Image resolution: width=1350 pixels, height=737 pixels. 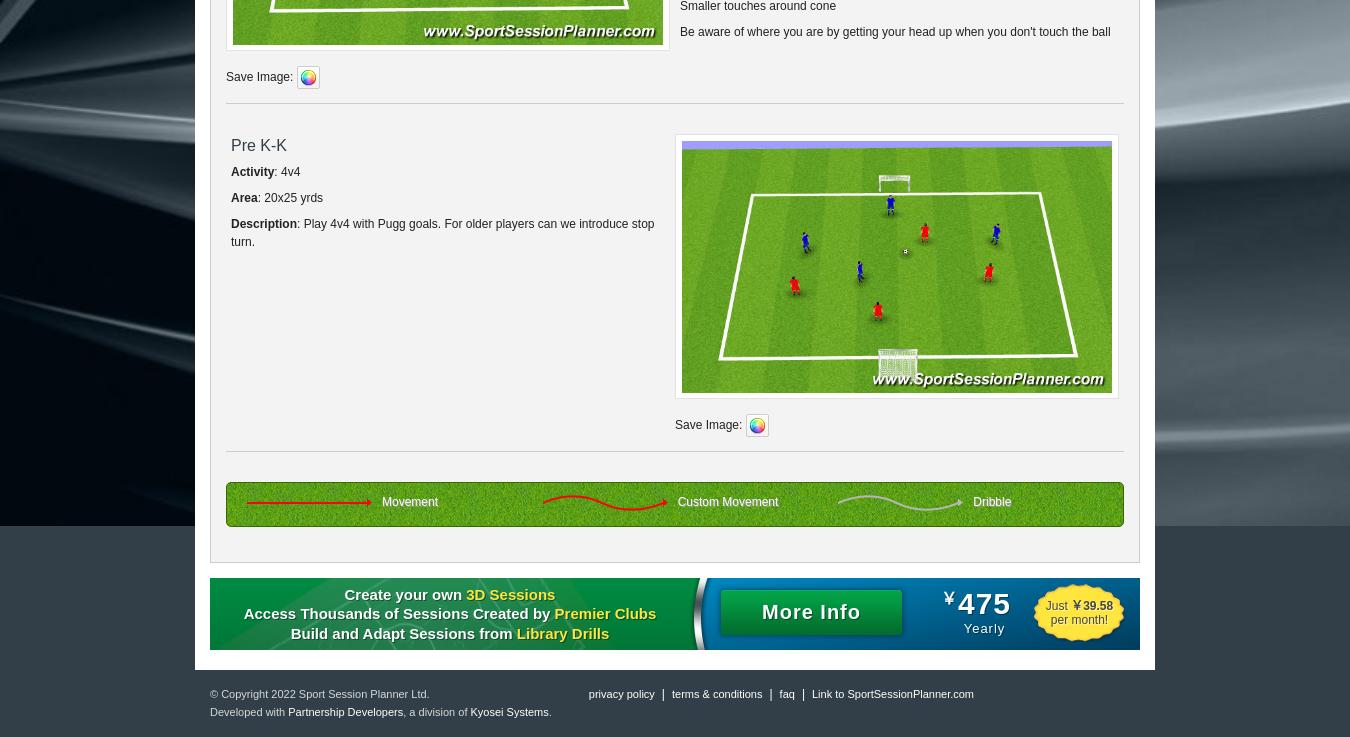 What do you see at coordinates (465, 592) in the screenshot?
I see `'3D Sessions'` at bounding box center [465, 592].